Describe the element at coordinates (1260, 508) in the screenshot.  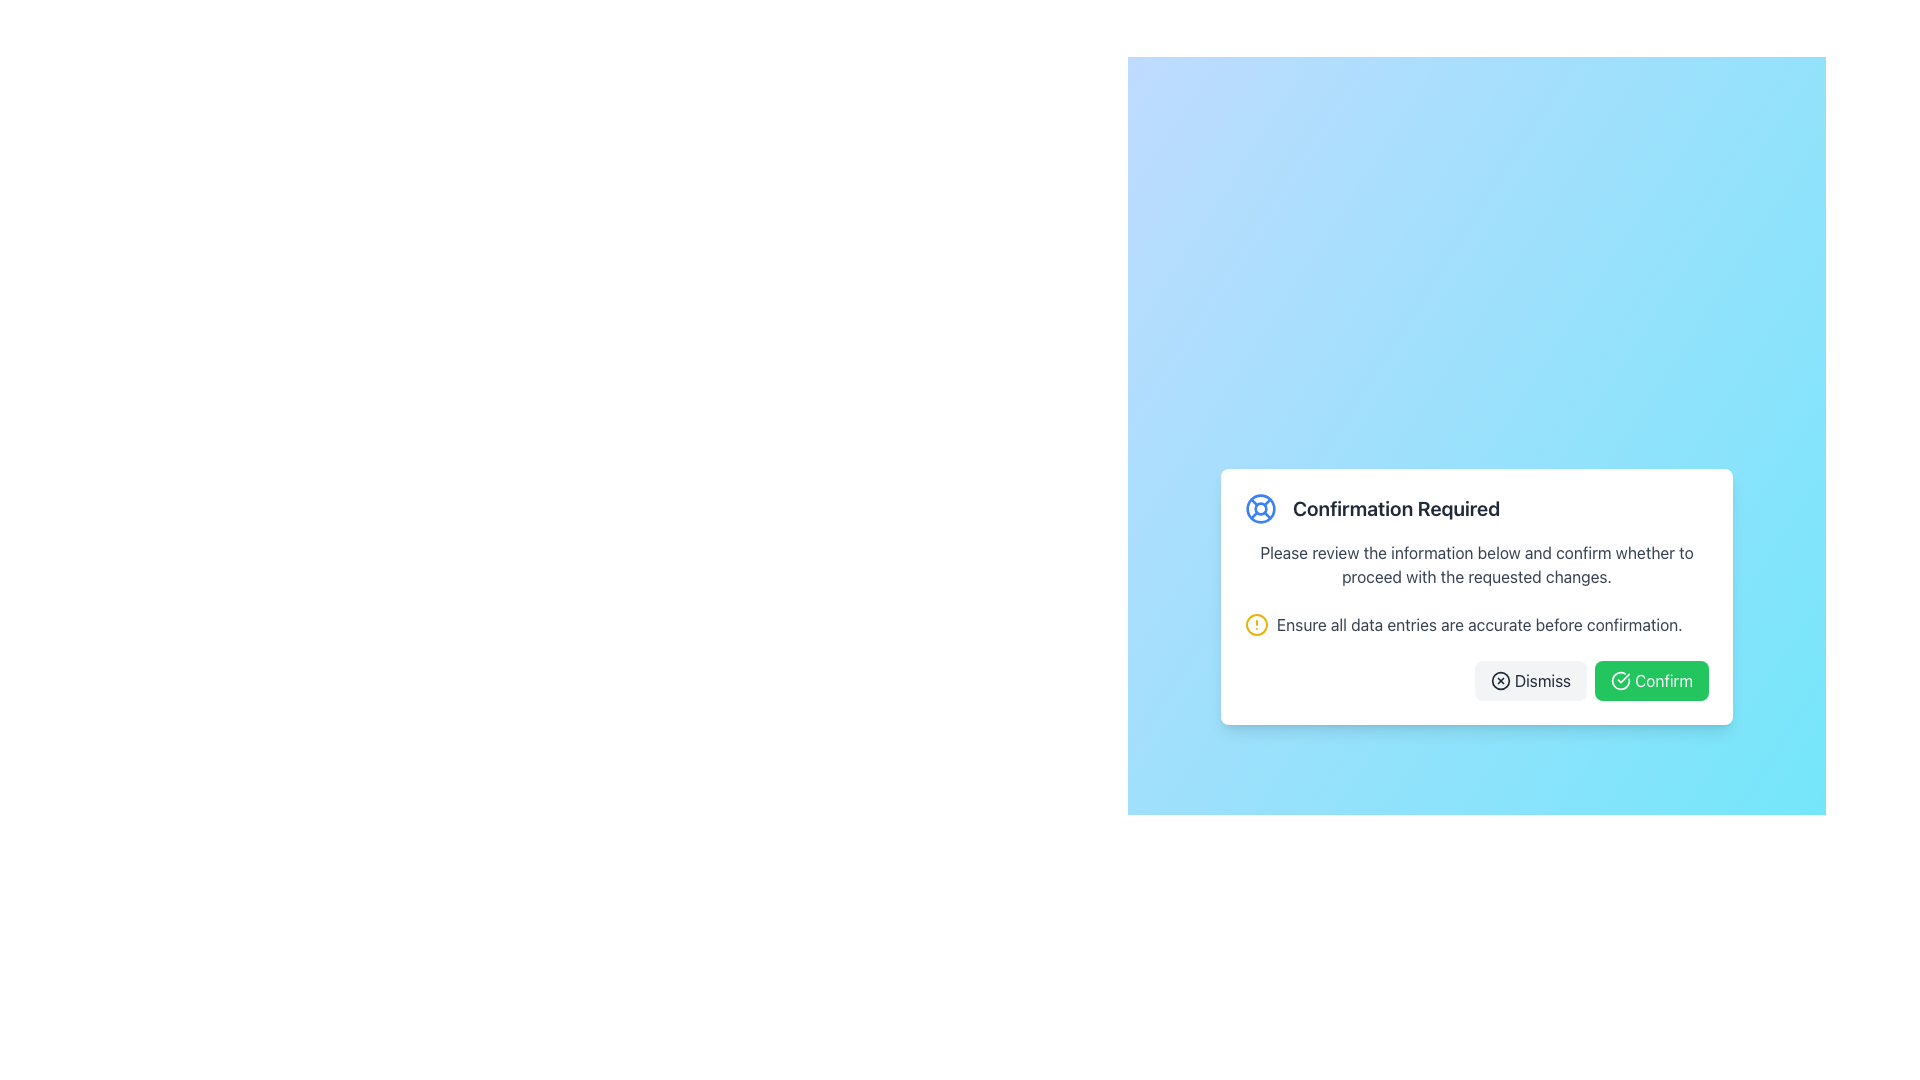
I see `the assistance or safety-related confirmation icon located to the left of the title text 'Confirmation Required' at the top of the dialog box` at that location.